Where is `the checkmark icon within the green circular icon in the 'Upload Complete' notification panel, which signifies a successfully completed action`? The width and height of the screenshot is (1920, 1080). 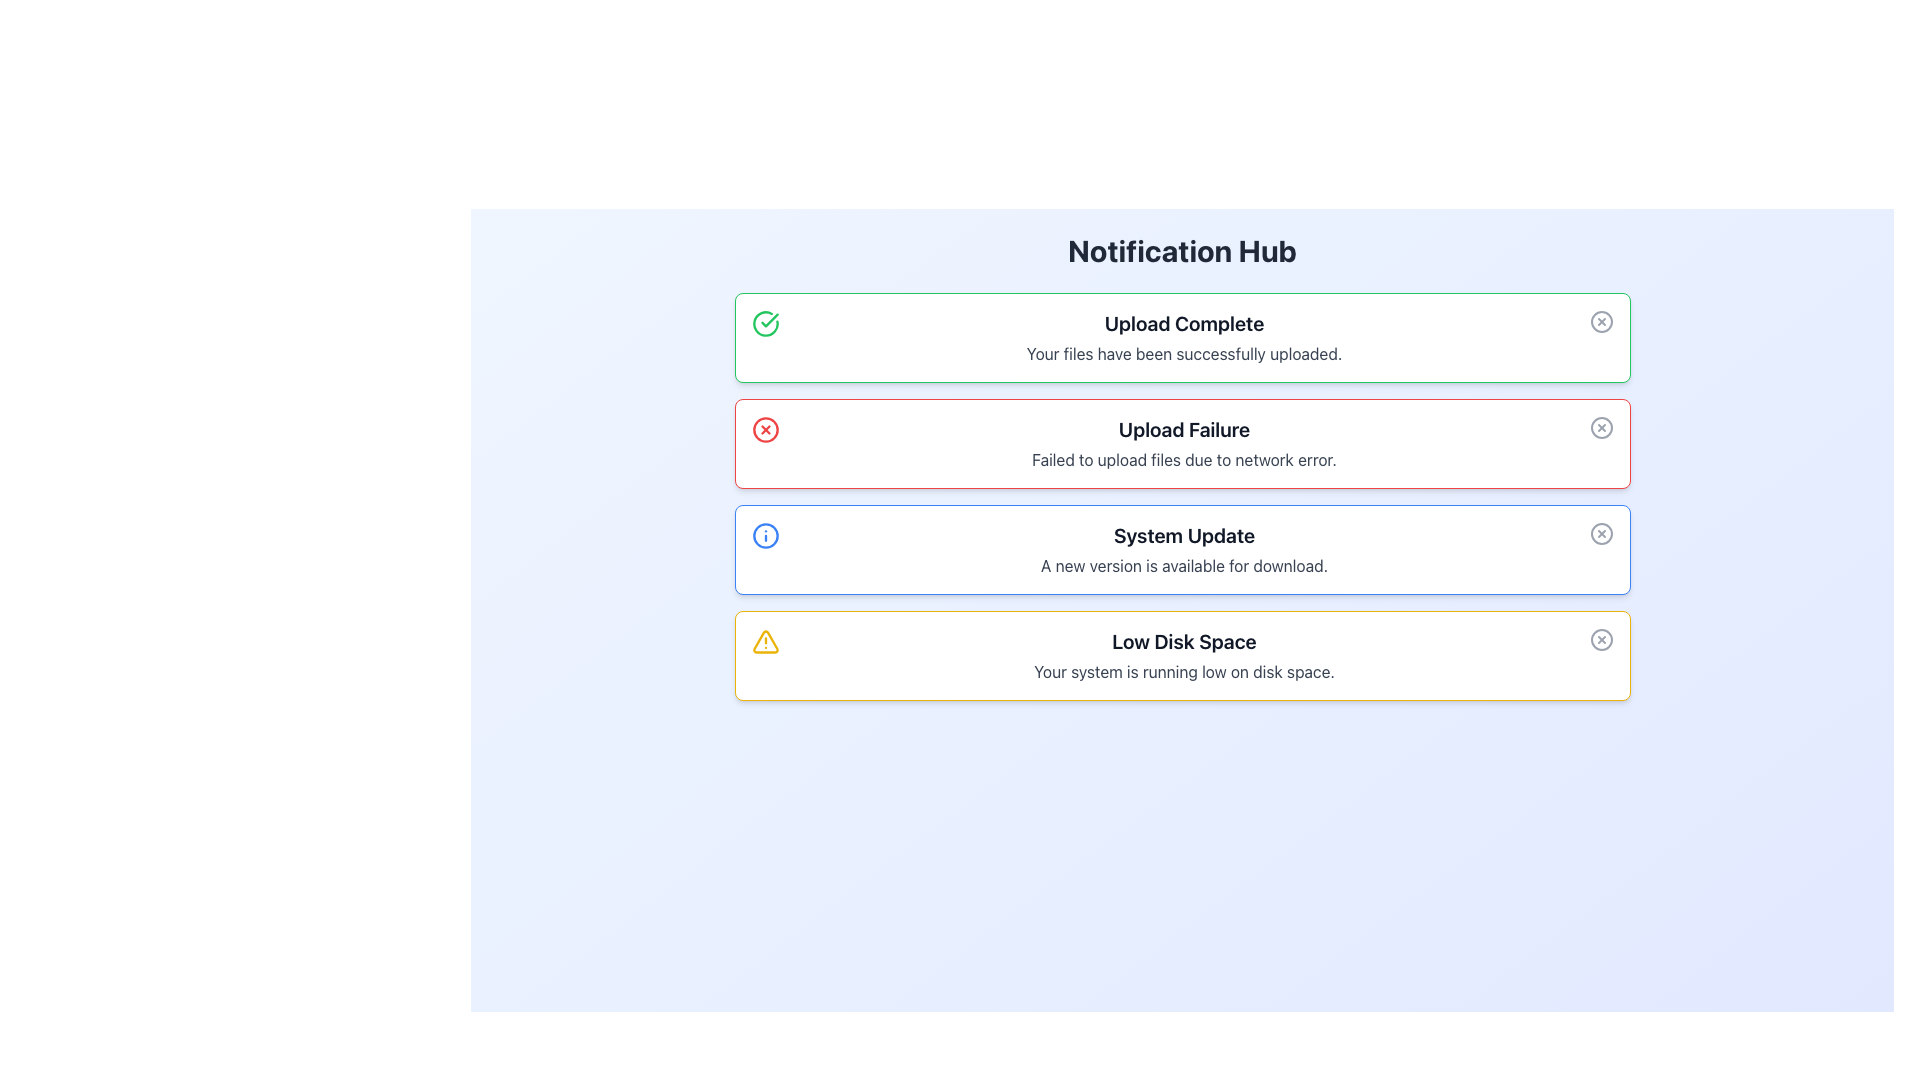 the checkmark icon within the green circular icon in the 'Upload Complete' notification panel, which signifies a successfully completed action is located at coordinates (768, 319).